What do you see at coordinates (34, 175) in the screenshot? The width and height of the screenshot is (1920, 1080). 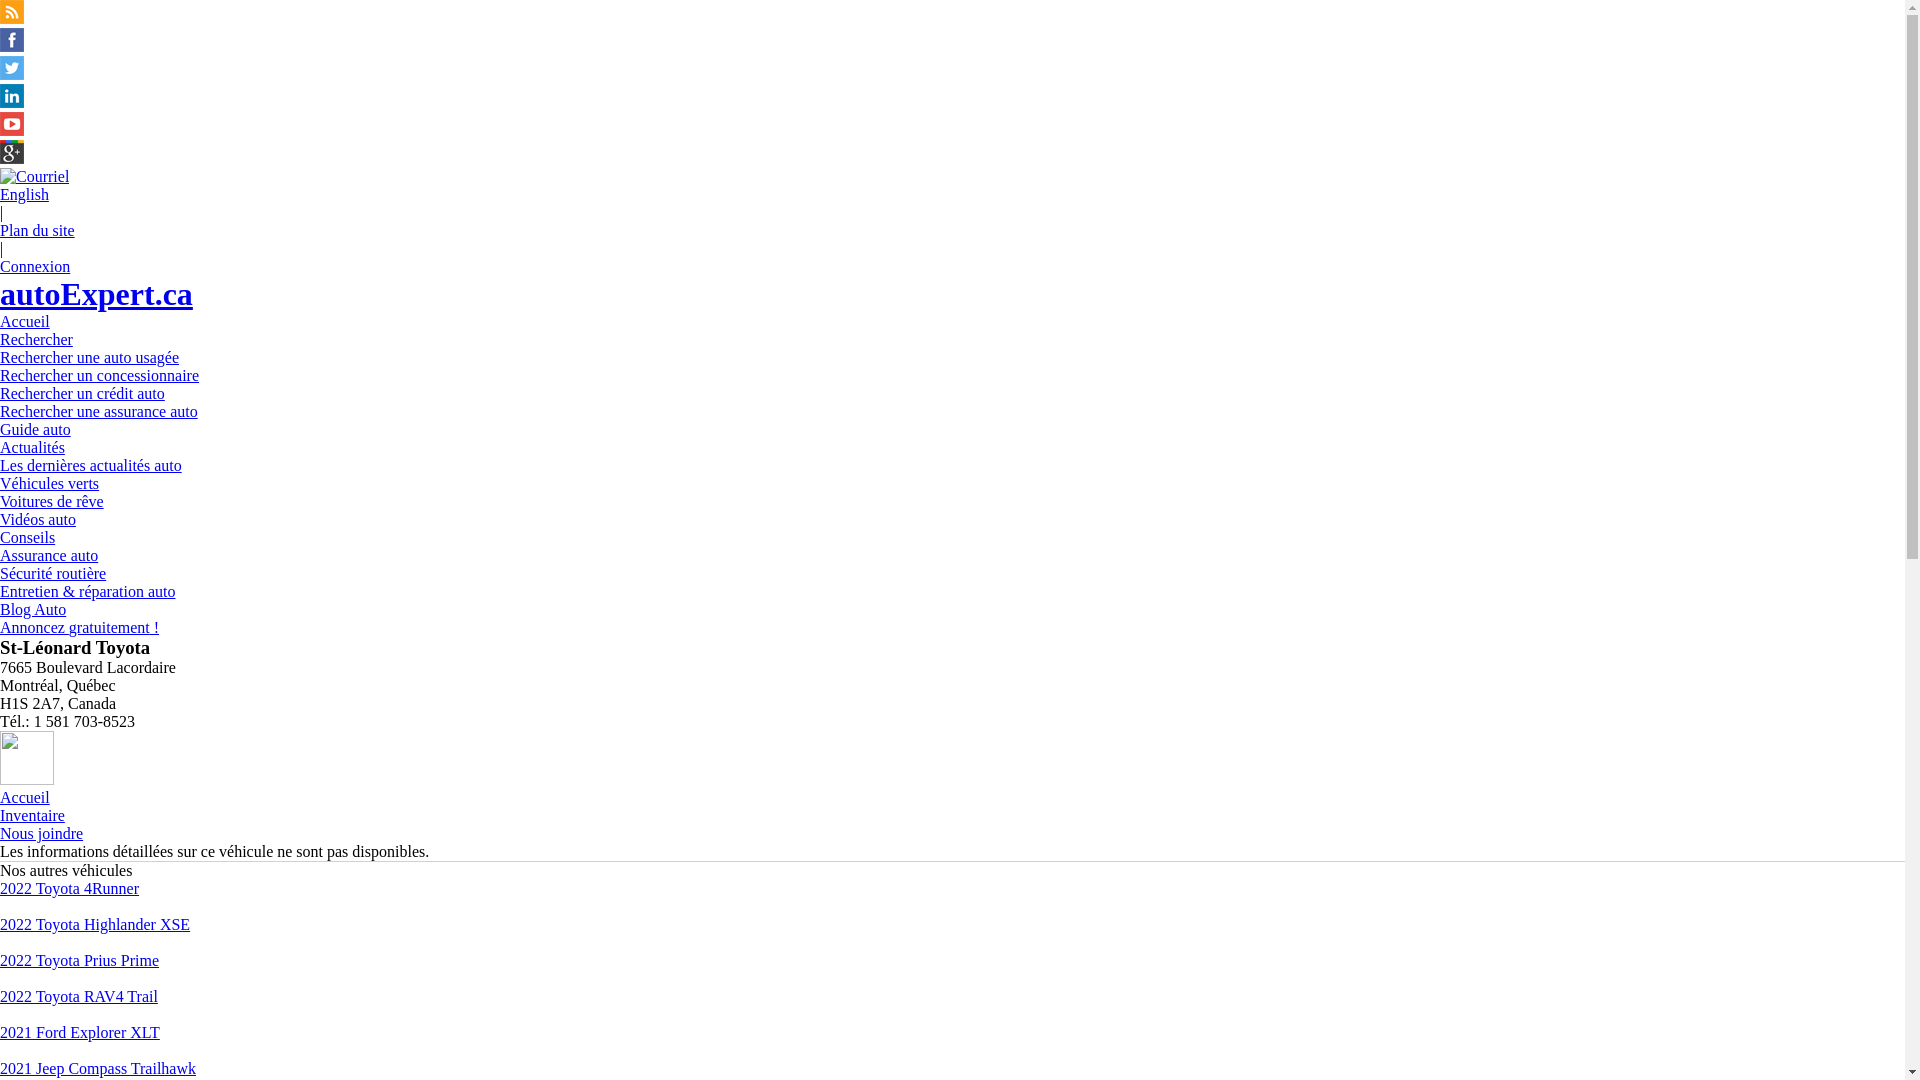 I see `'Joindre autoExpert.ca'` at bounding box center [34, 175].